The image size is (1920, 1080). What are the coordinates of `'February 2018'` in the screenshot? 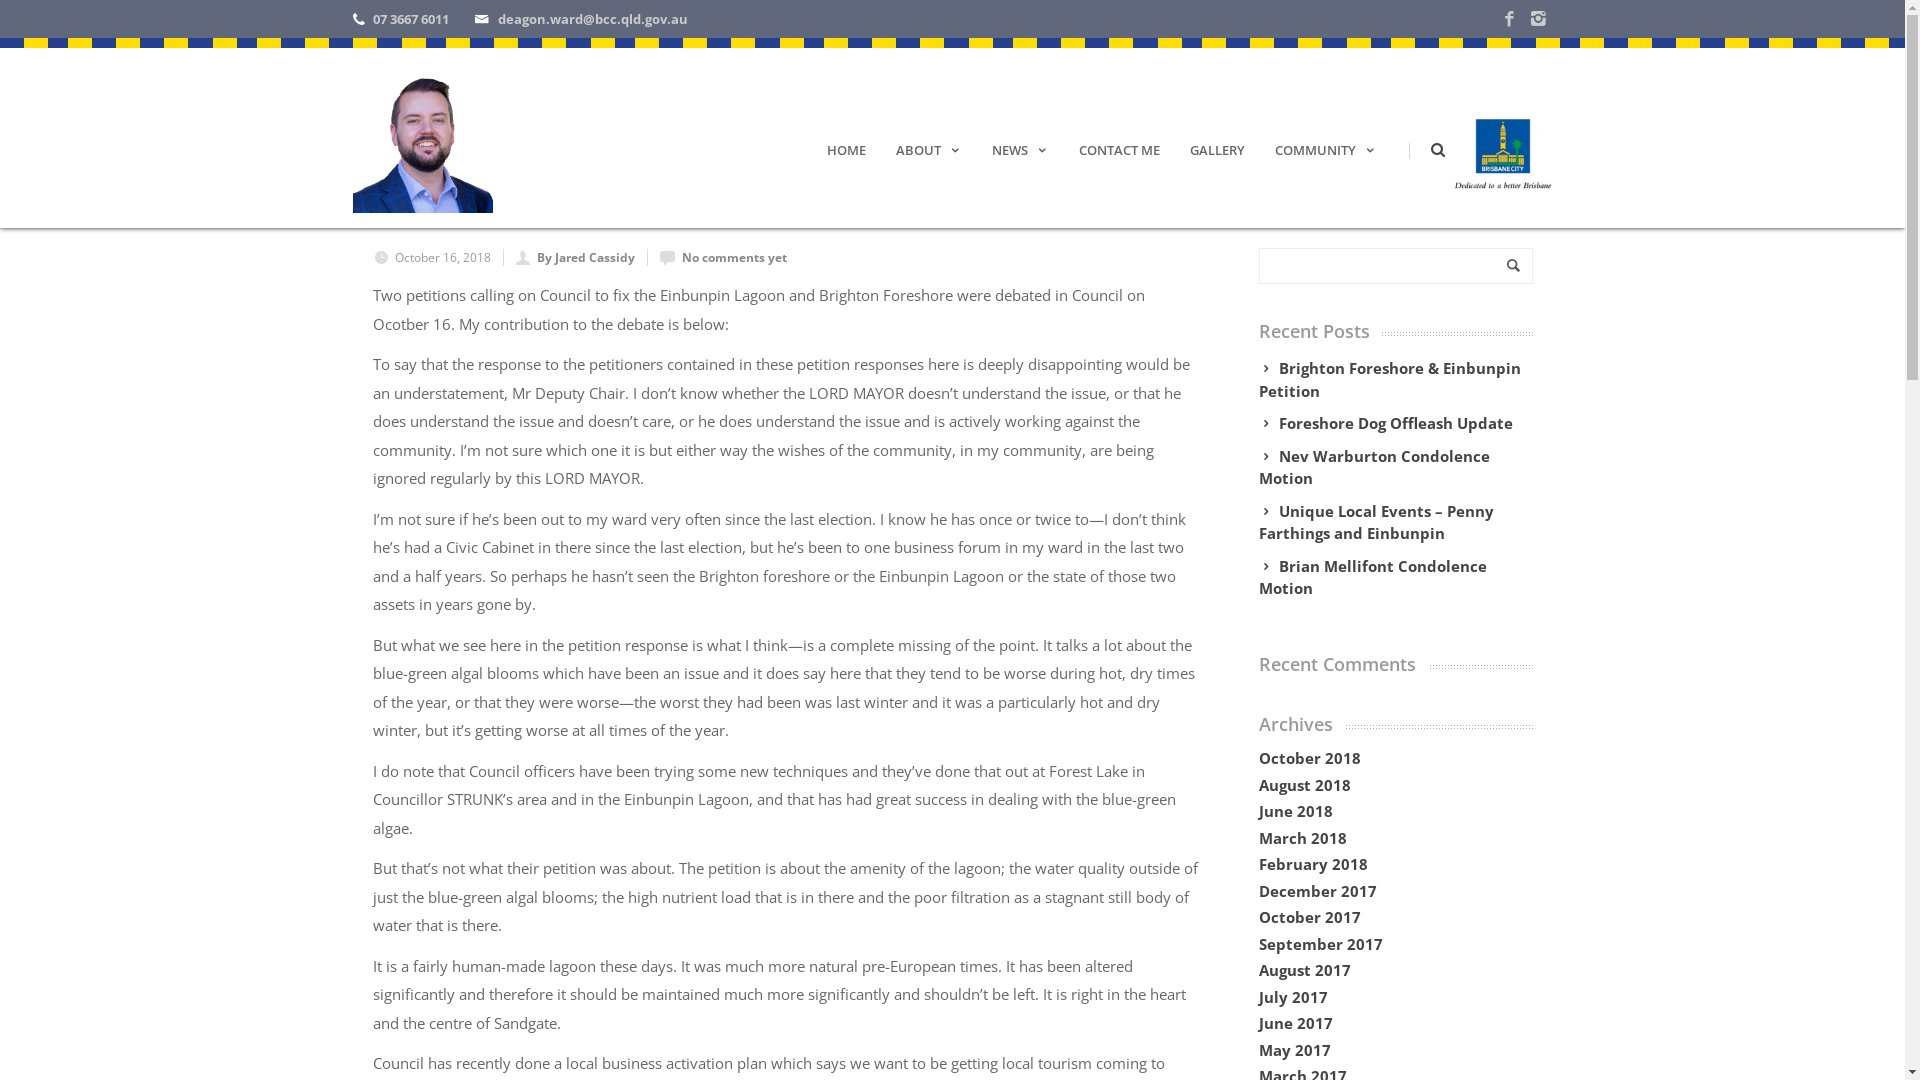 It's located at (1312, 863).